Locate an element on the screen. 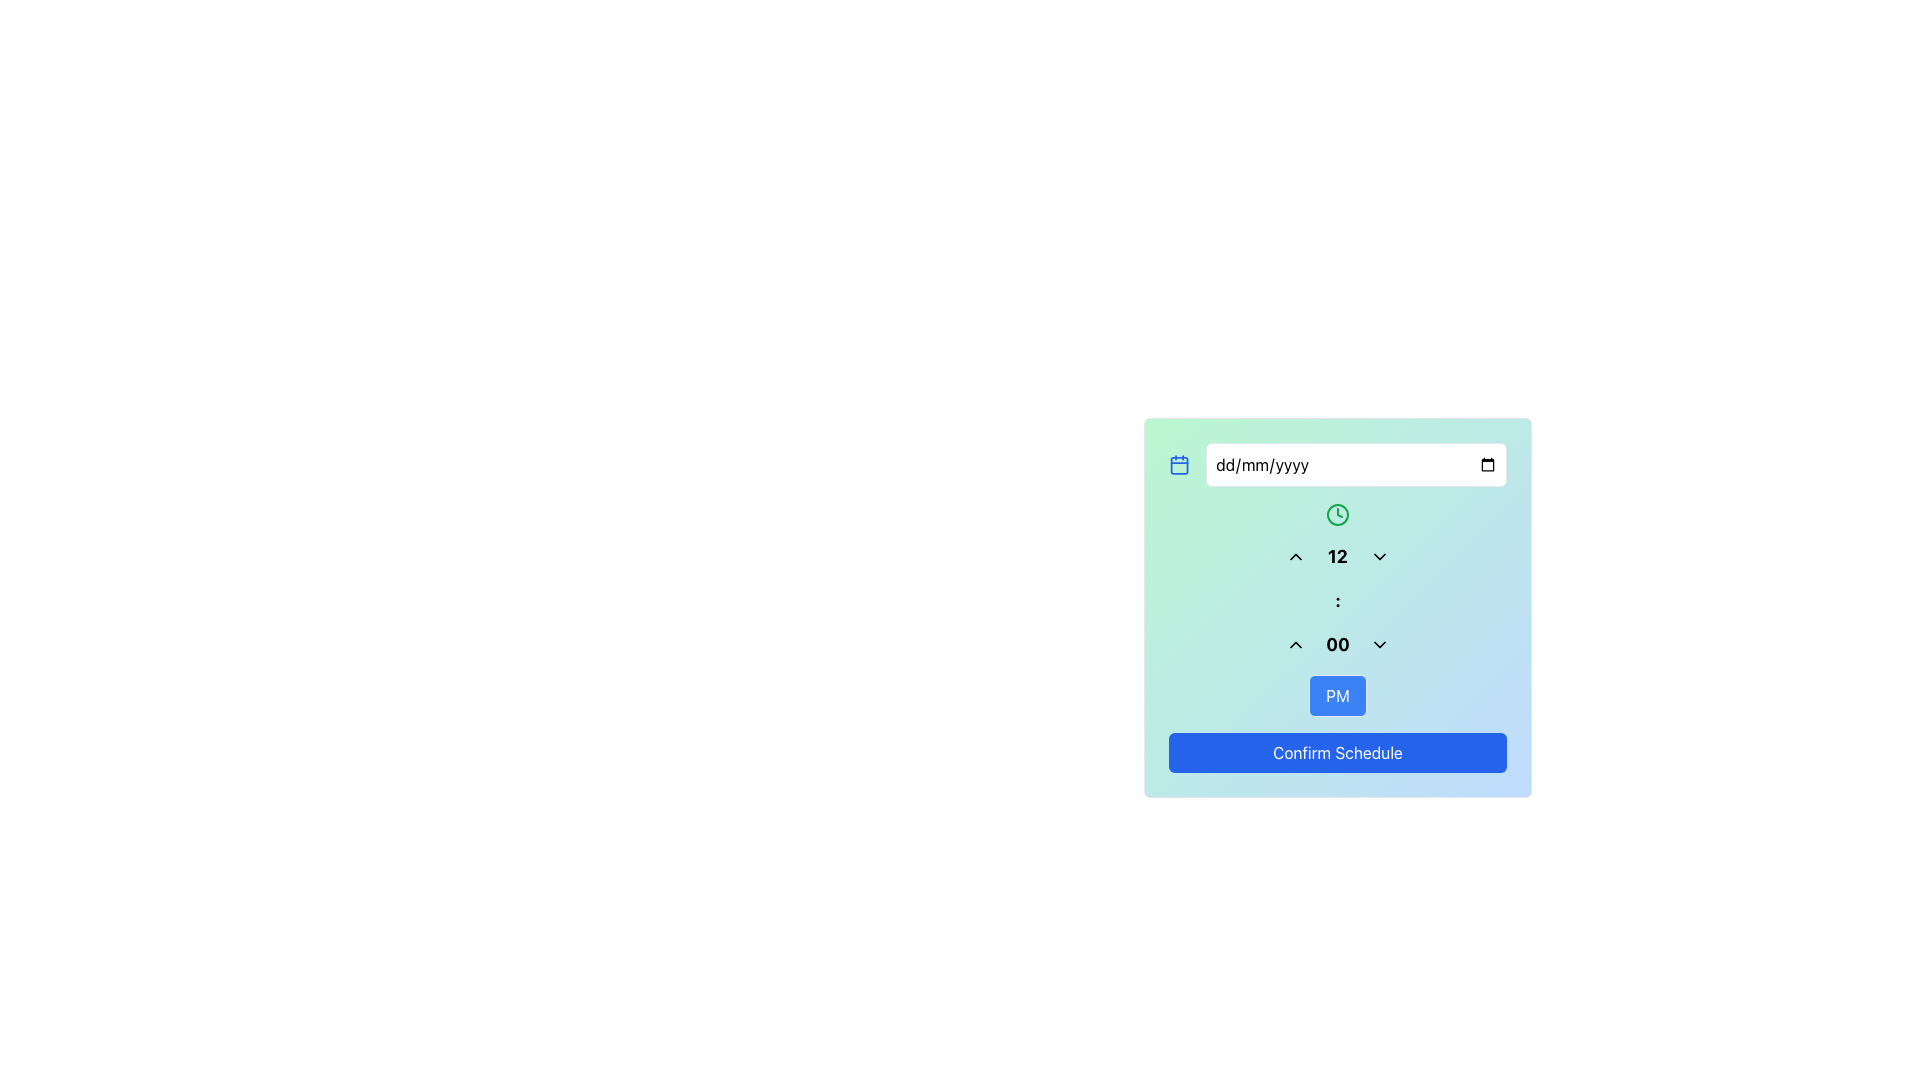 This screenshot has height=1080, width=1920. the toggle button for switching between 'AM' and 'PM' modes is located at coordinates (1338, 694).